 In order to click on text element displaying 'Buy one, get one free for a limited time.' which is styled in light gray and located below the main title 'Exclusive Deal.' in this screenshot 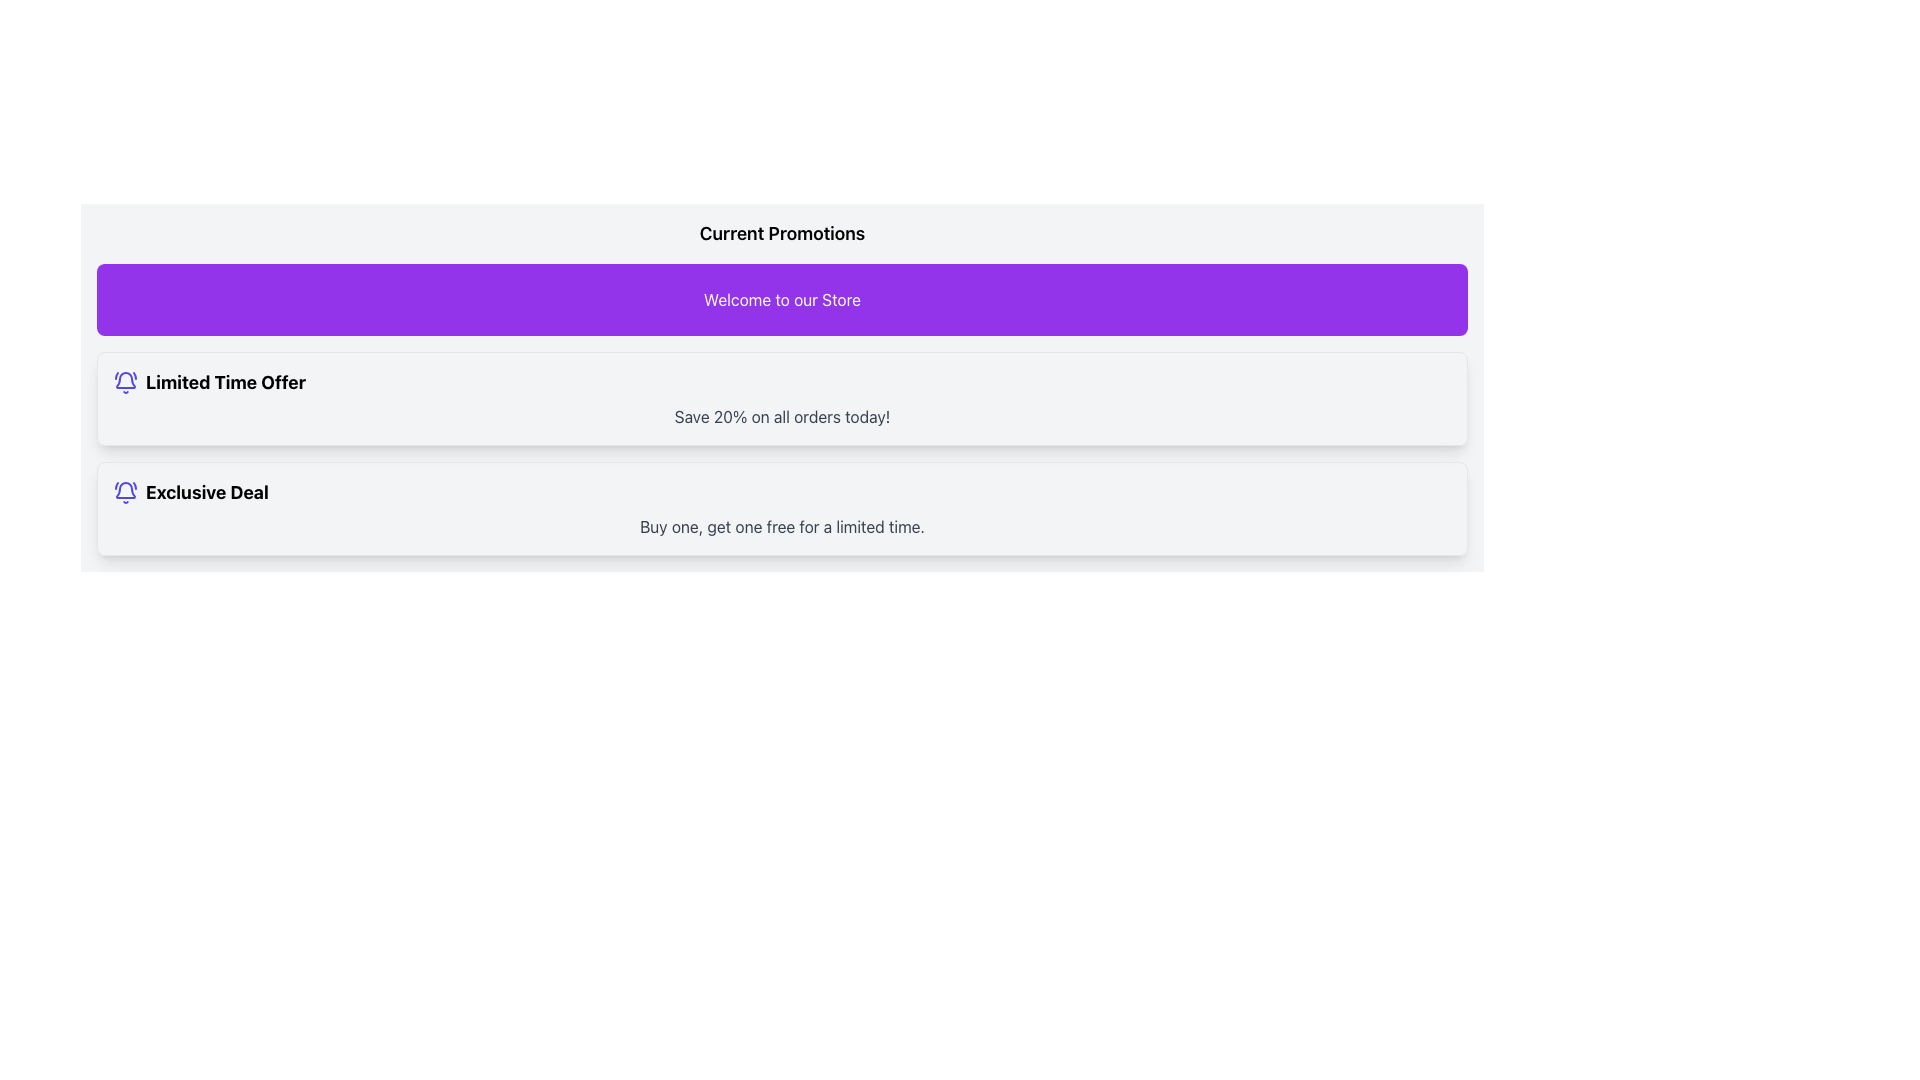, I will do `click(781, 526)`.